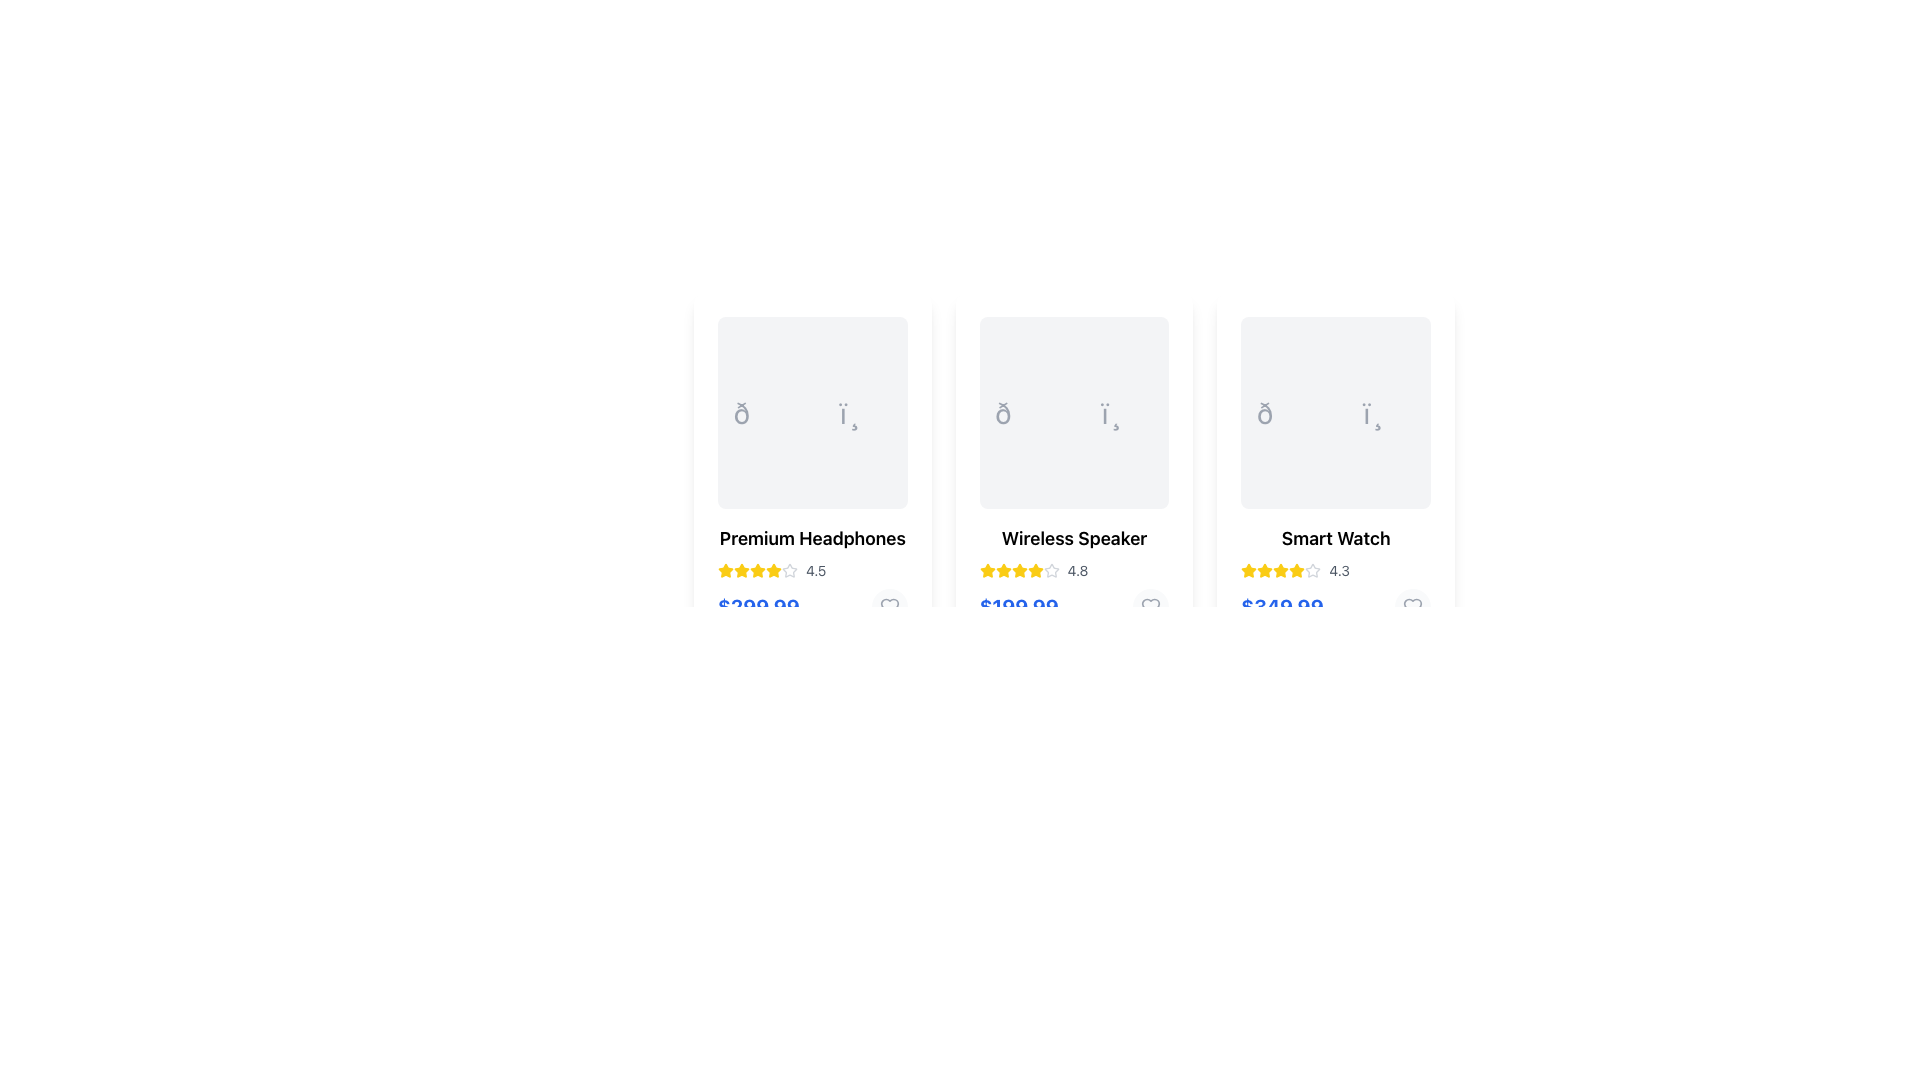 This screenshot has width=1920, height=1080. What do you see at coordinates (1019, 570) in the screenshot?
I see `the fourth yellow star icon in the series of star ratings on the Wireless Speaker item card by clicking on it` at bounding box center [1019, 570].